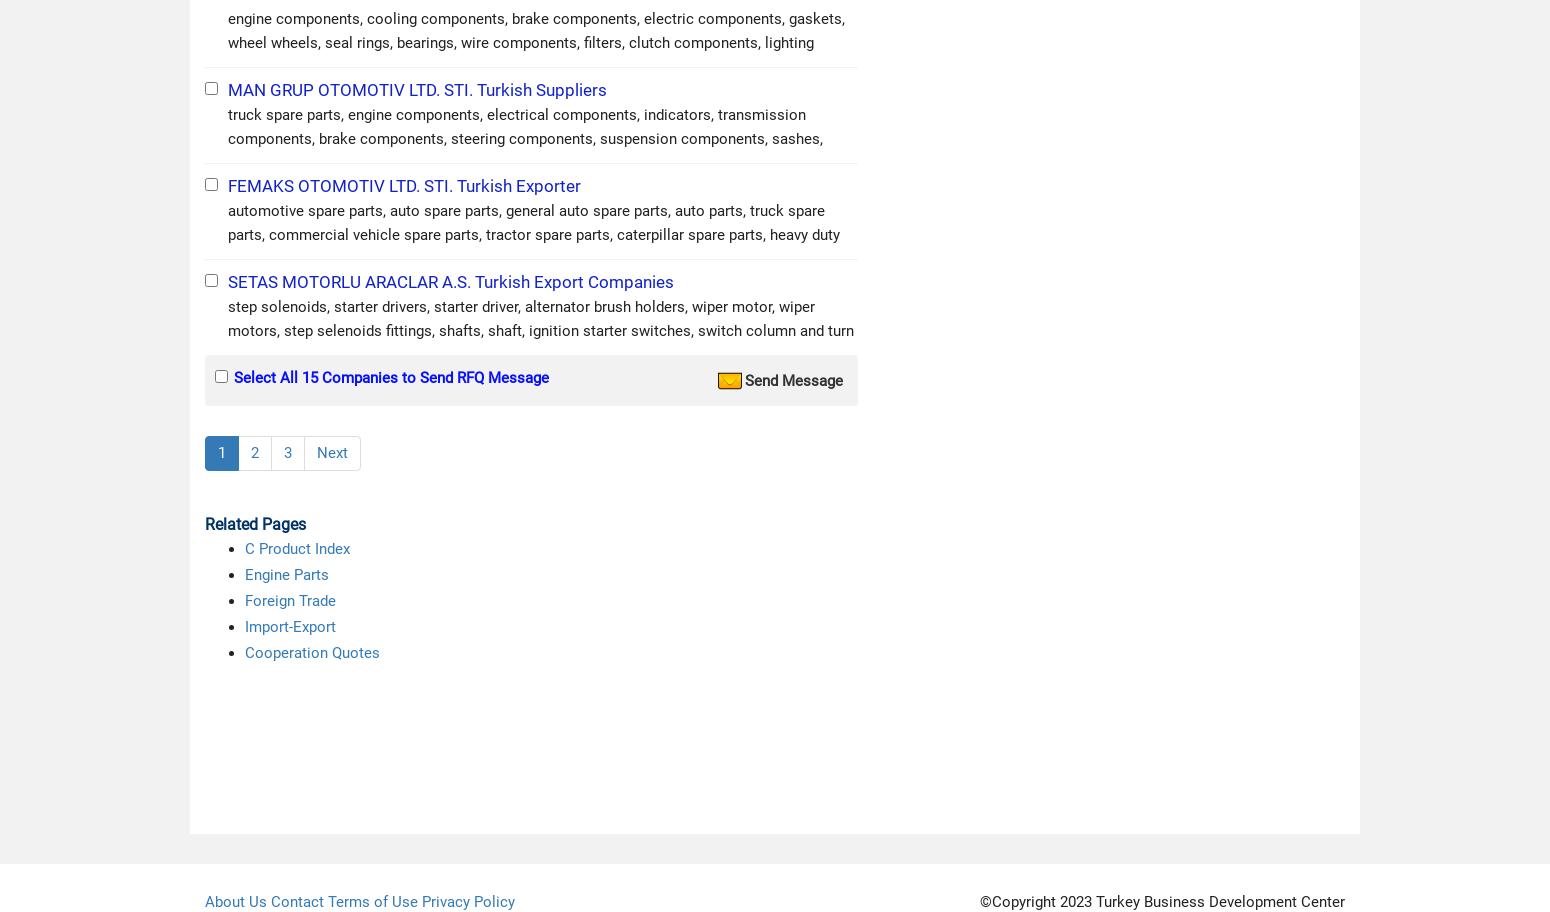  What do you see at coordinates (311, 651) in the screenshot?
I see `'Cooperation Quotes'` at bounding box center [311, 651].